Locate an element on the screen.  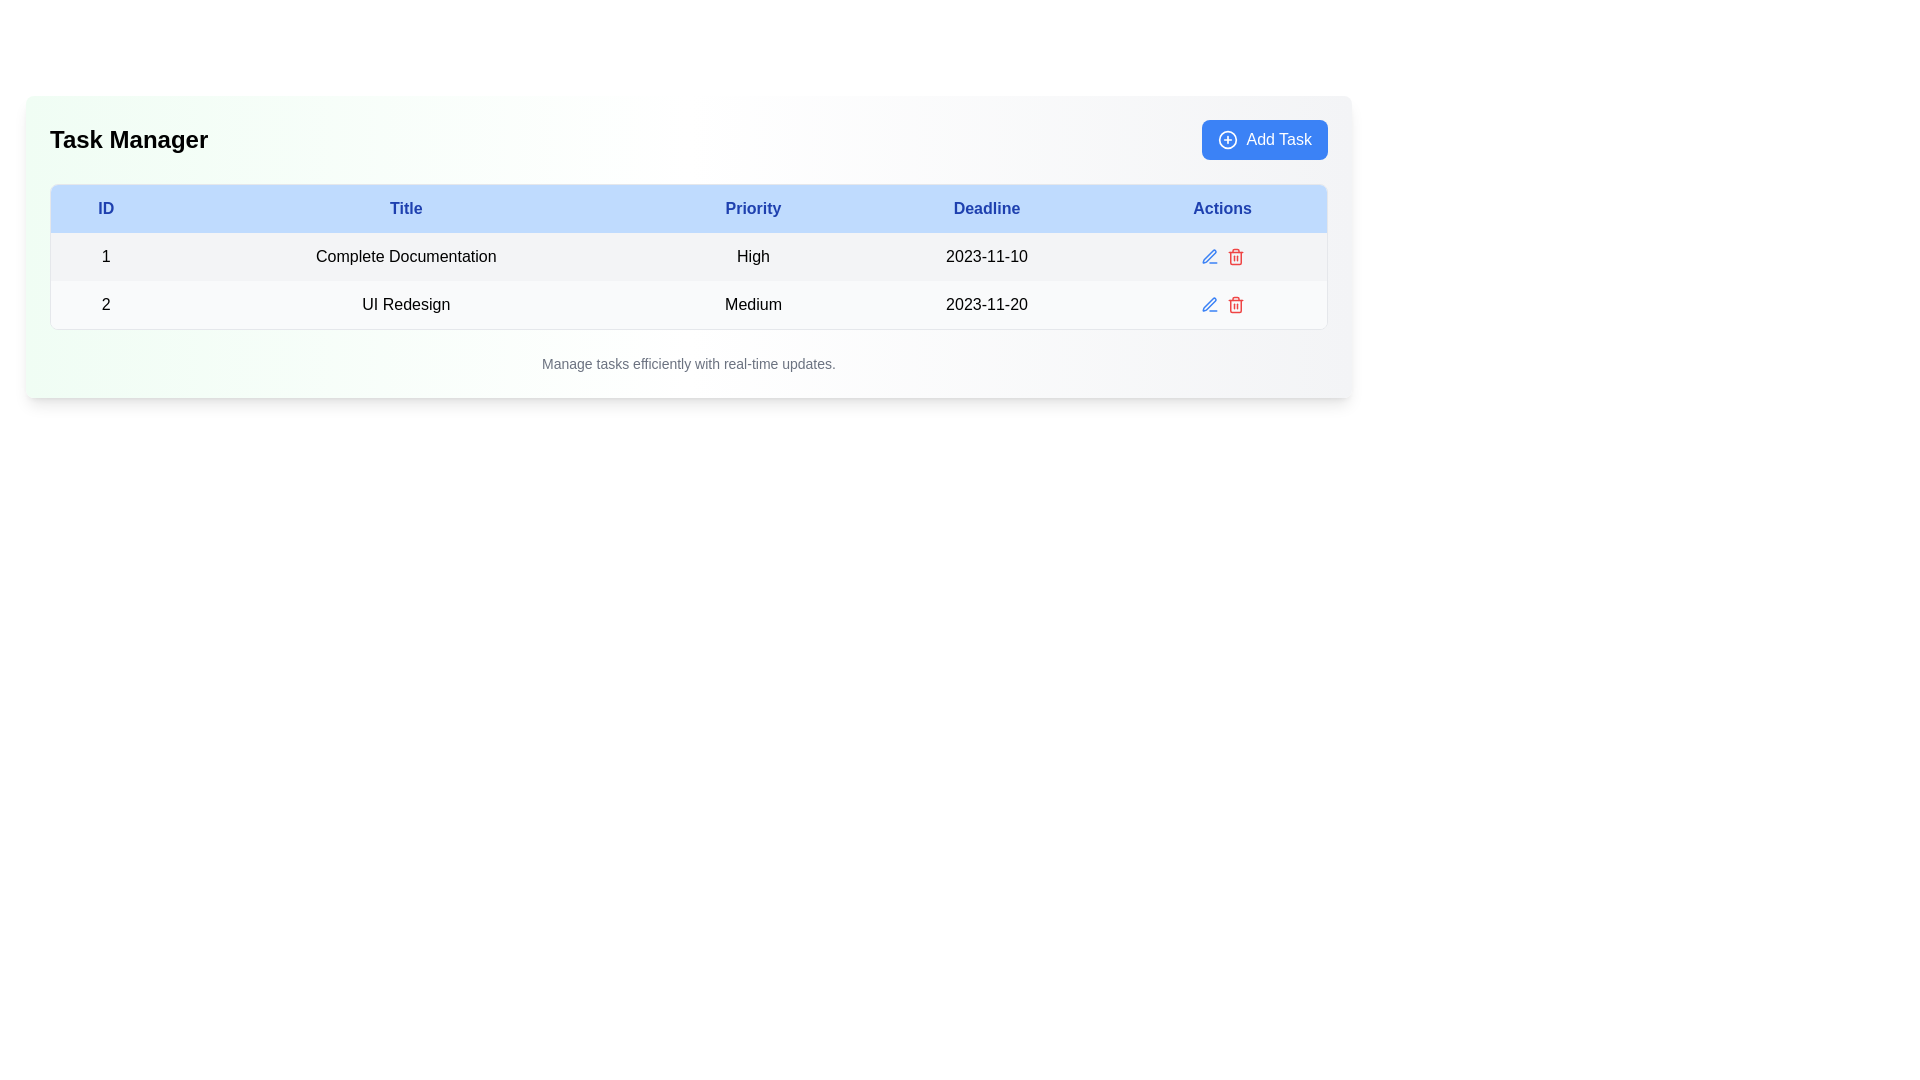
the outer circle of the 'Add Task' button located at the top right corner of the task manager interface is located at coordinates (1227, 138).